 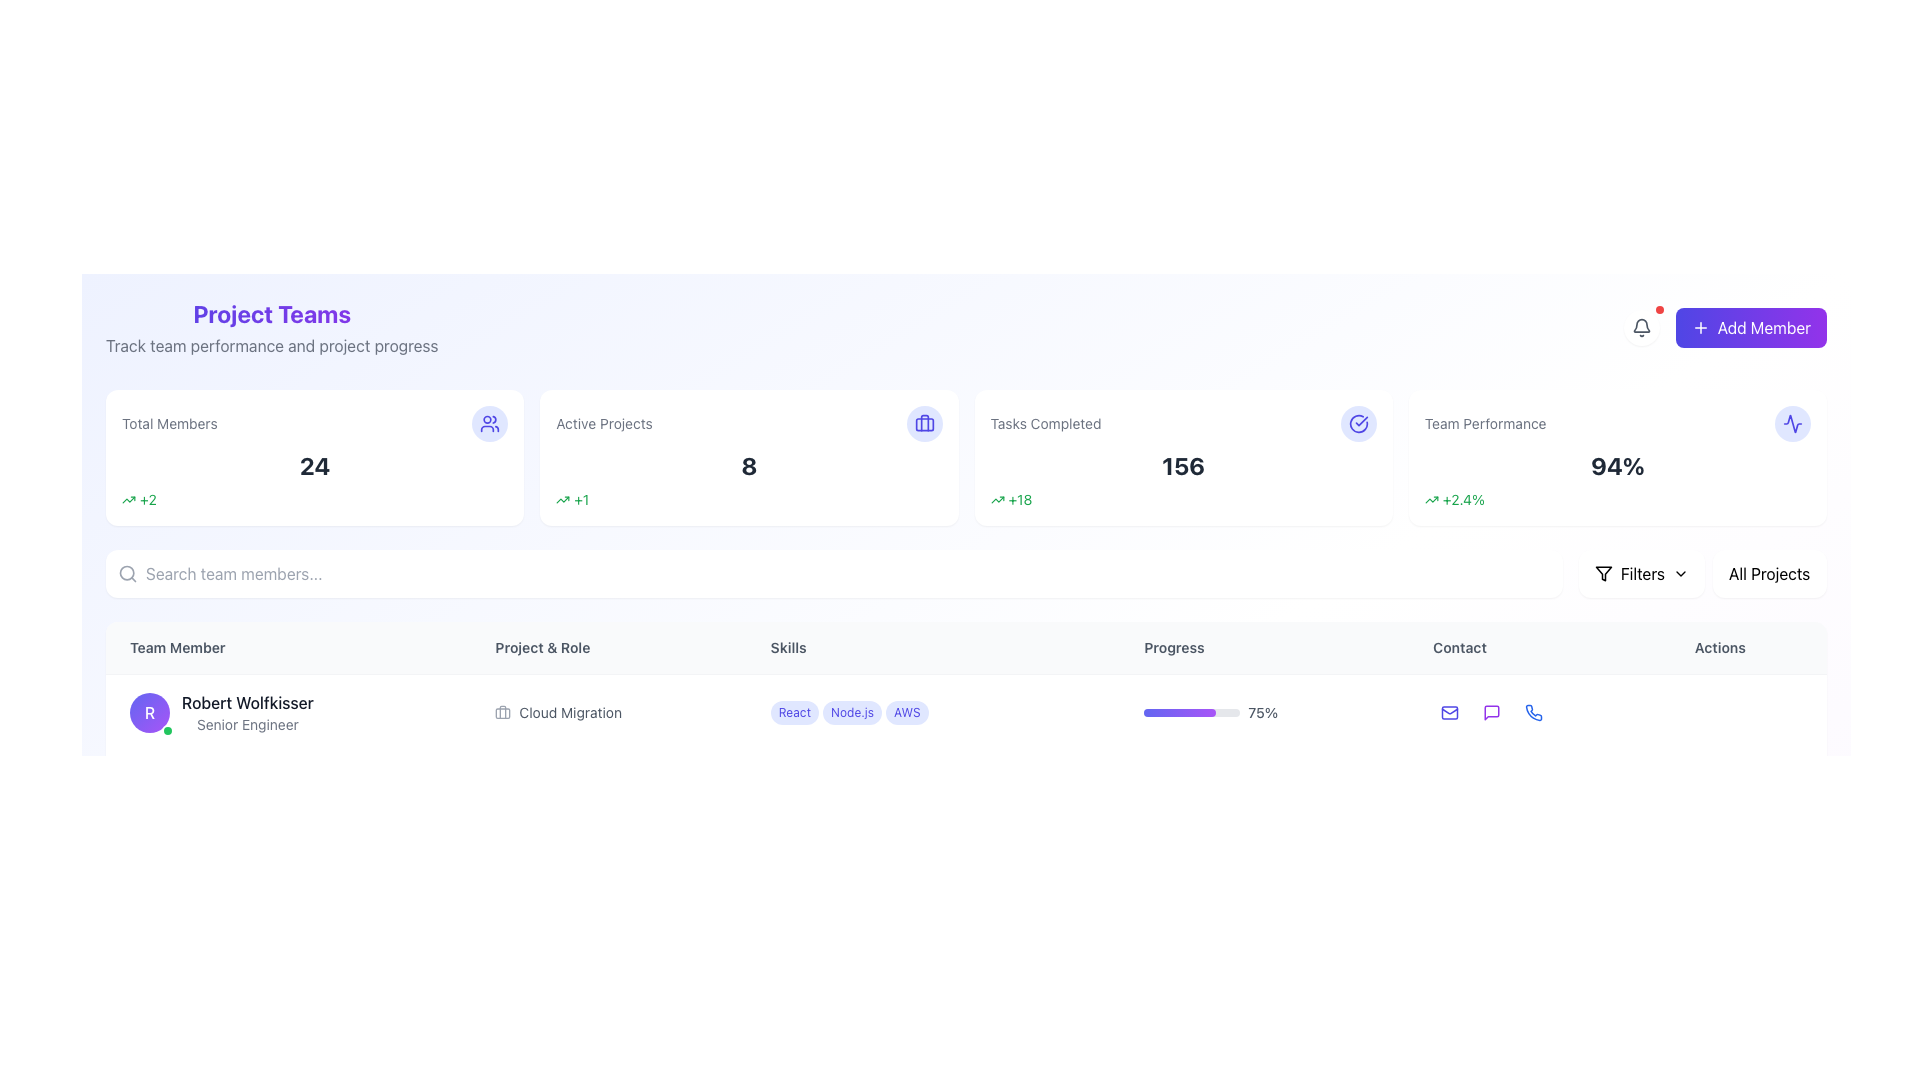 What do you see at coordinates (1192, 712) in the screenshot?
I see `the visual progress indication of the Progress Bar located in the 'Progress' row, adjacent to the numeric percentage '75%'` at bounding box center [1192, 712].